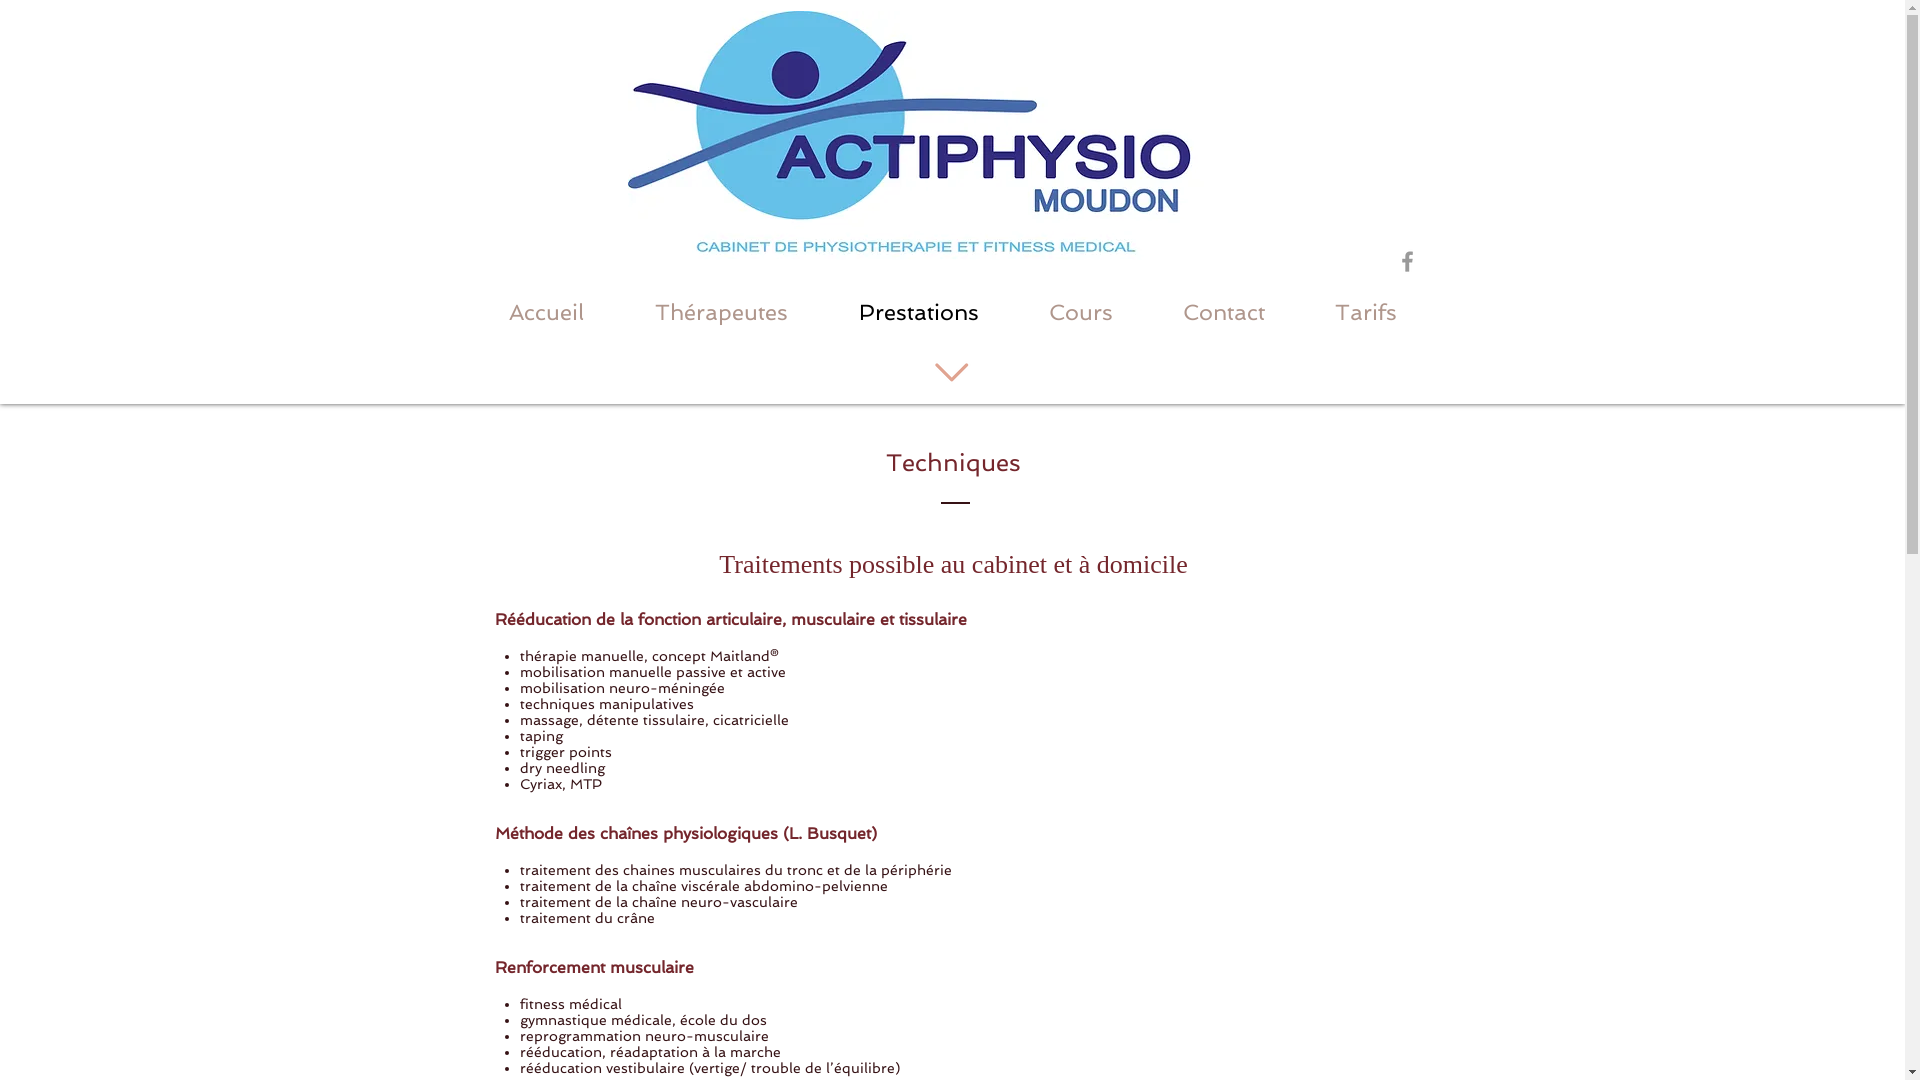  I want to click on 'Tarifs', so click(1300, 312).